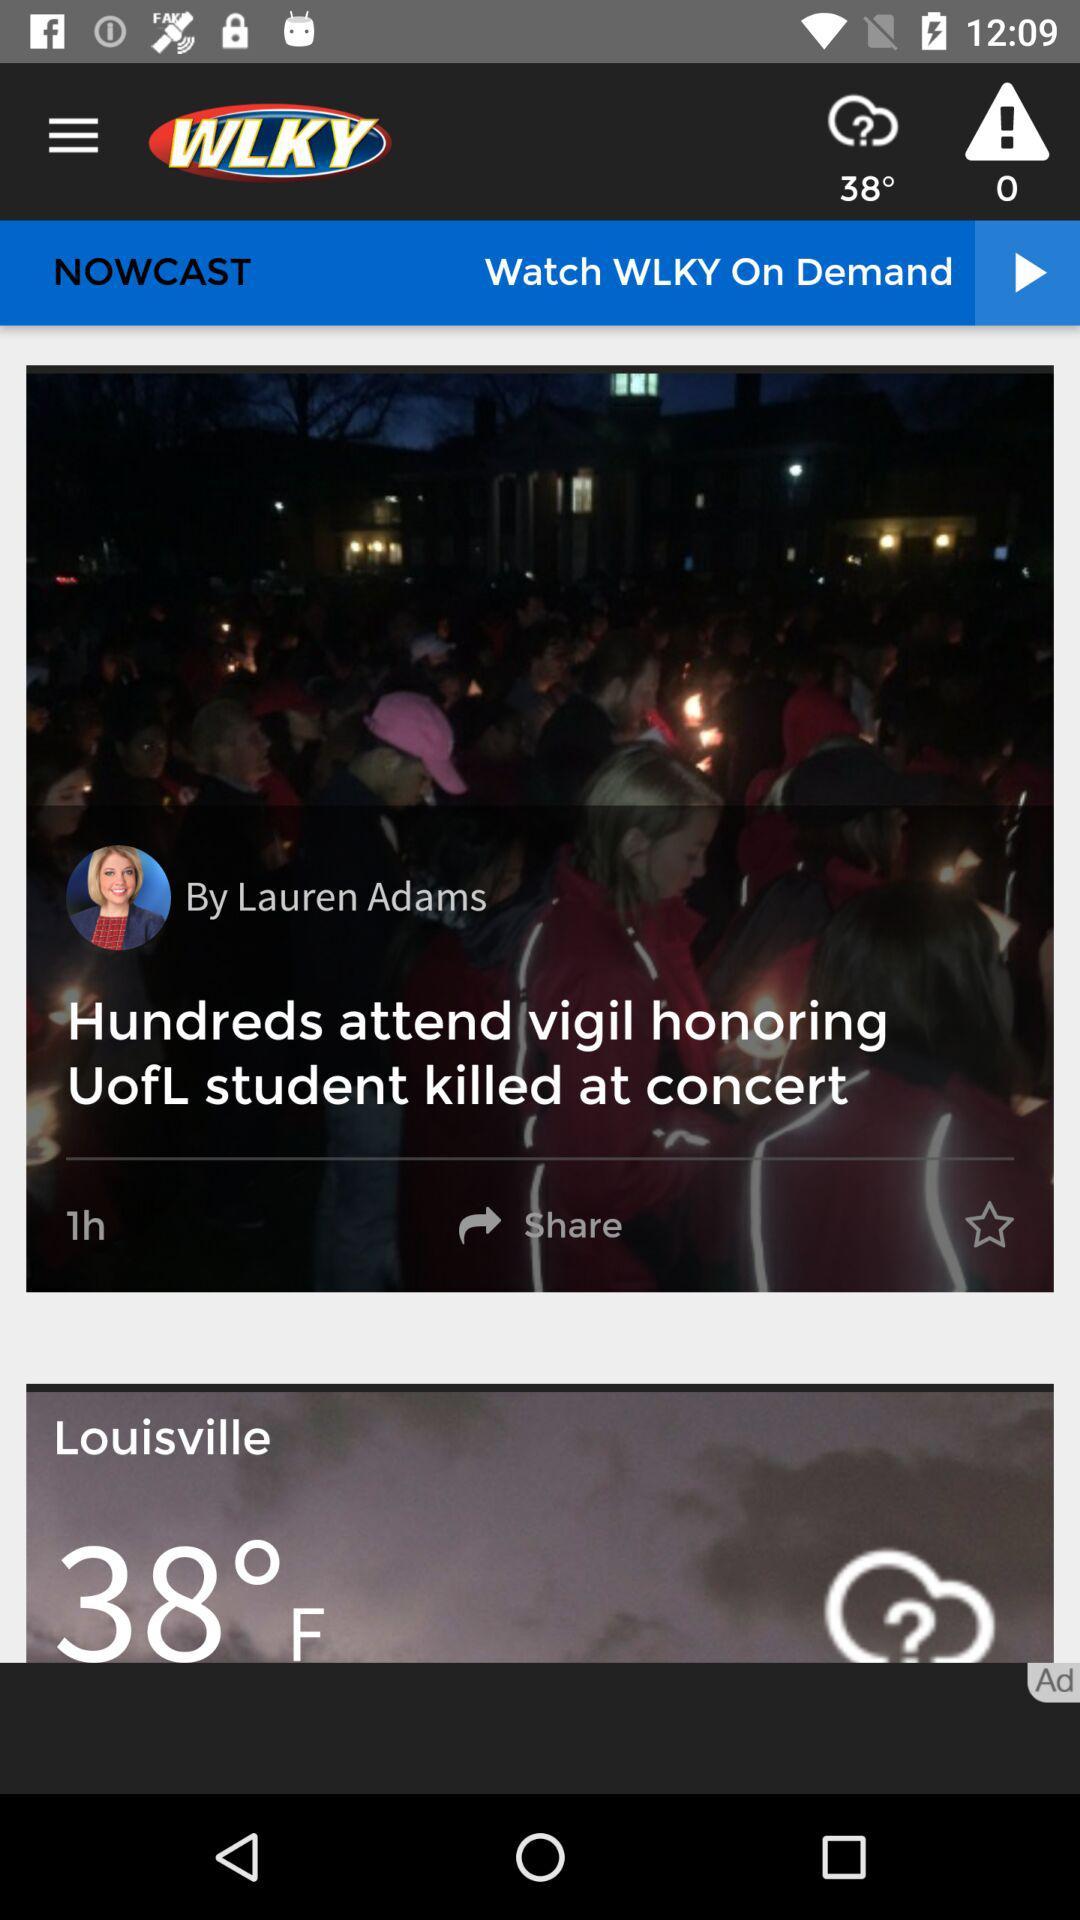 The image size is (1080, 1920). Describe the element at coordinates (72, 135) in the screenshot. I see `the menu icon` at that location.